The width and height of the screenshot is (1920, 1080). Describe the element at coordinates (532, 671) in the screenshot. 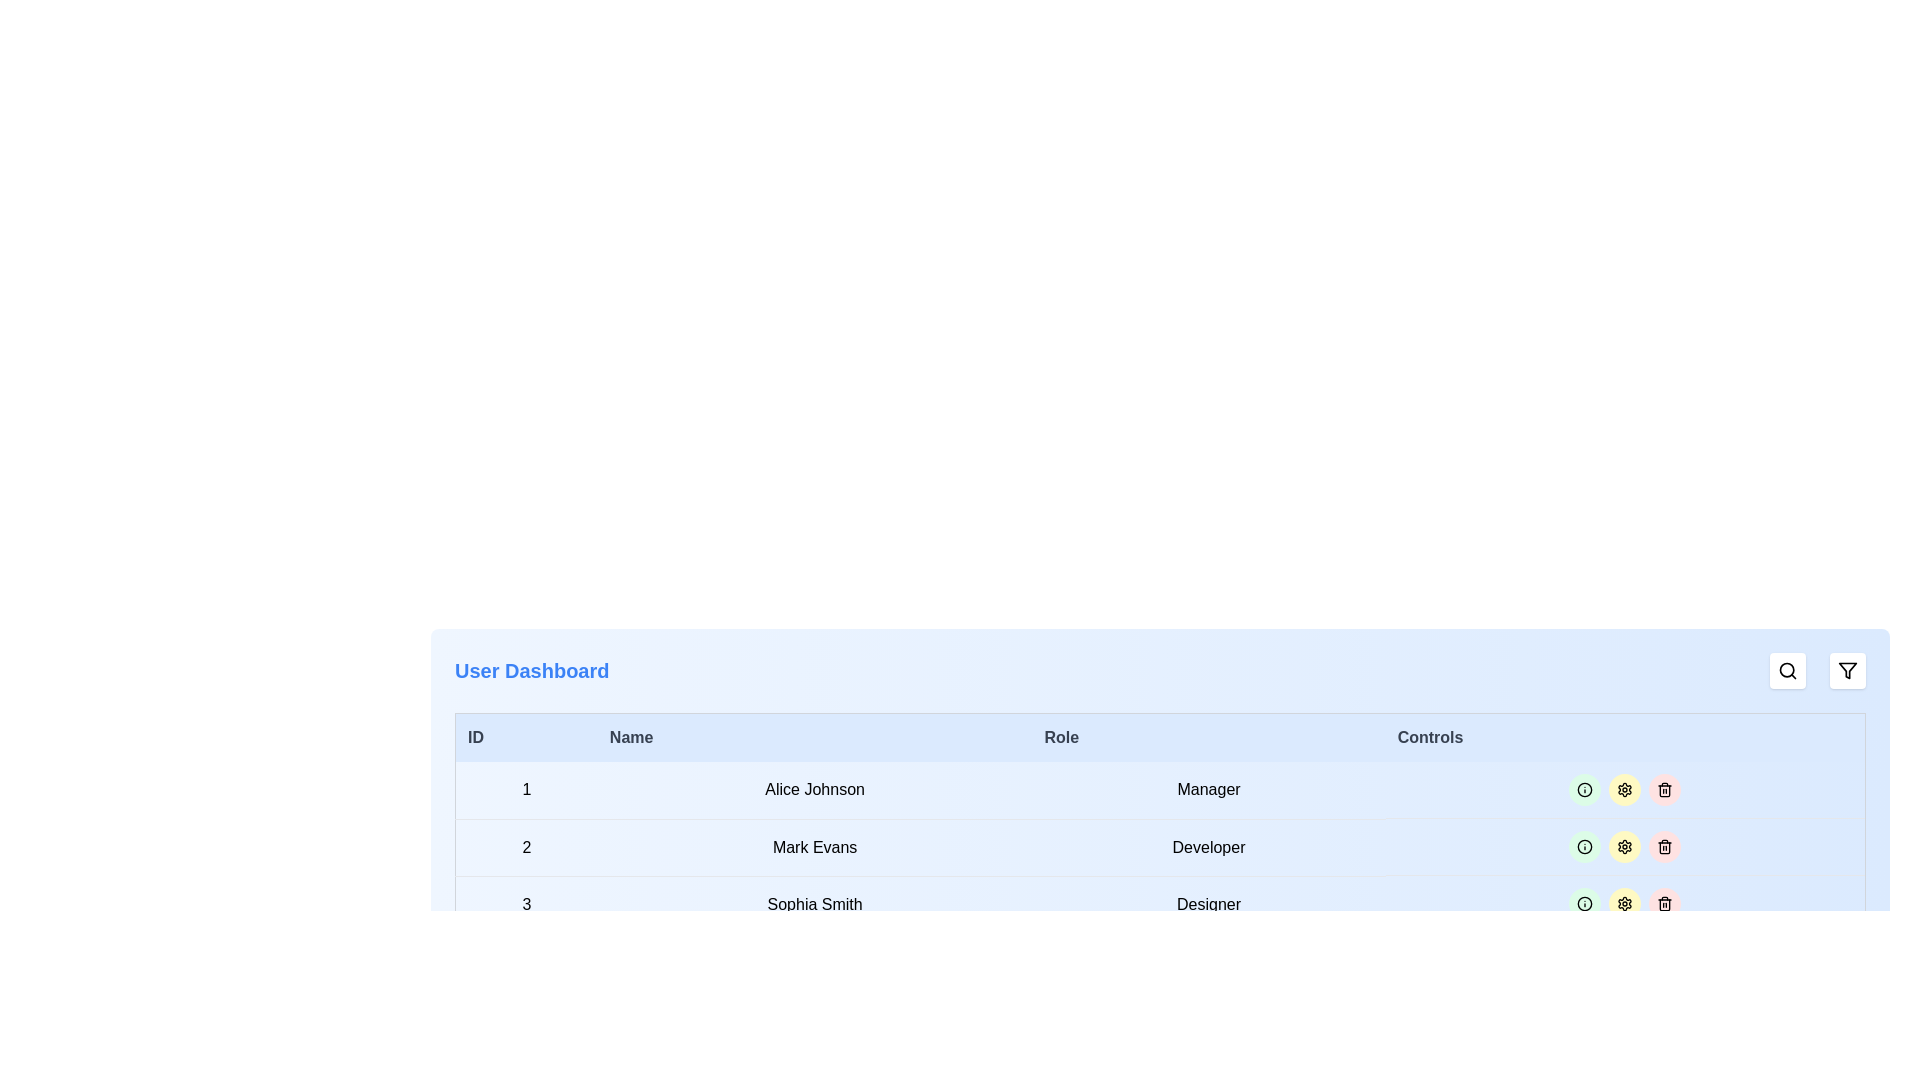

I see `the bold, blue-colored text label displaying 'User Dashboard', which is prominently positioned in the upper-left corner of the interface` at that location.